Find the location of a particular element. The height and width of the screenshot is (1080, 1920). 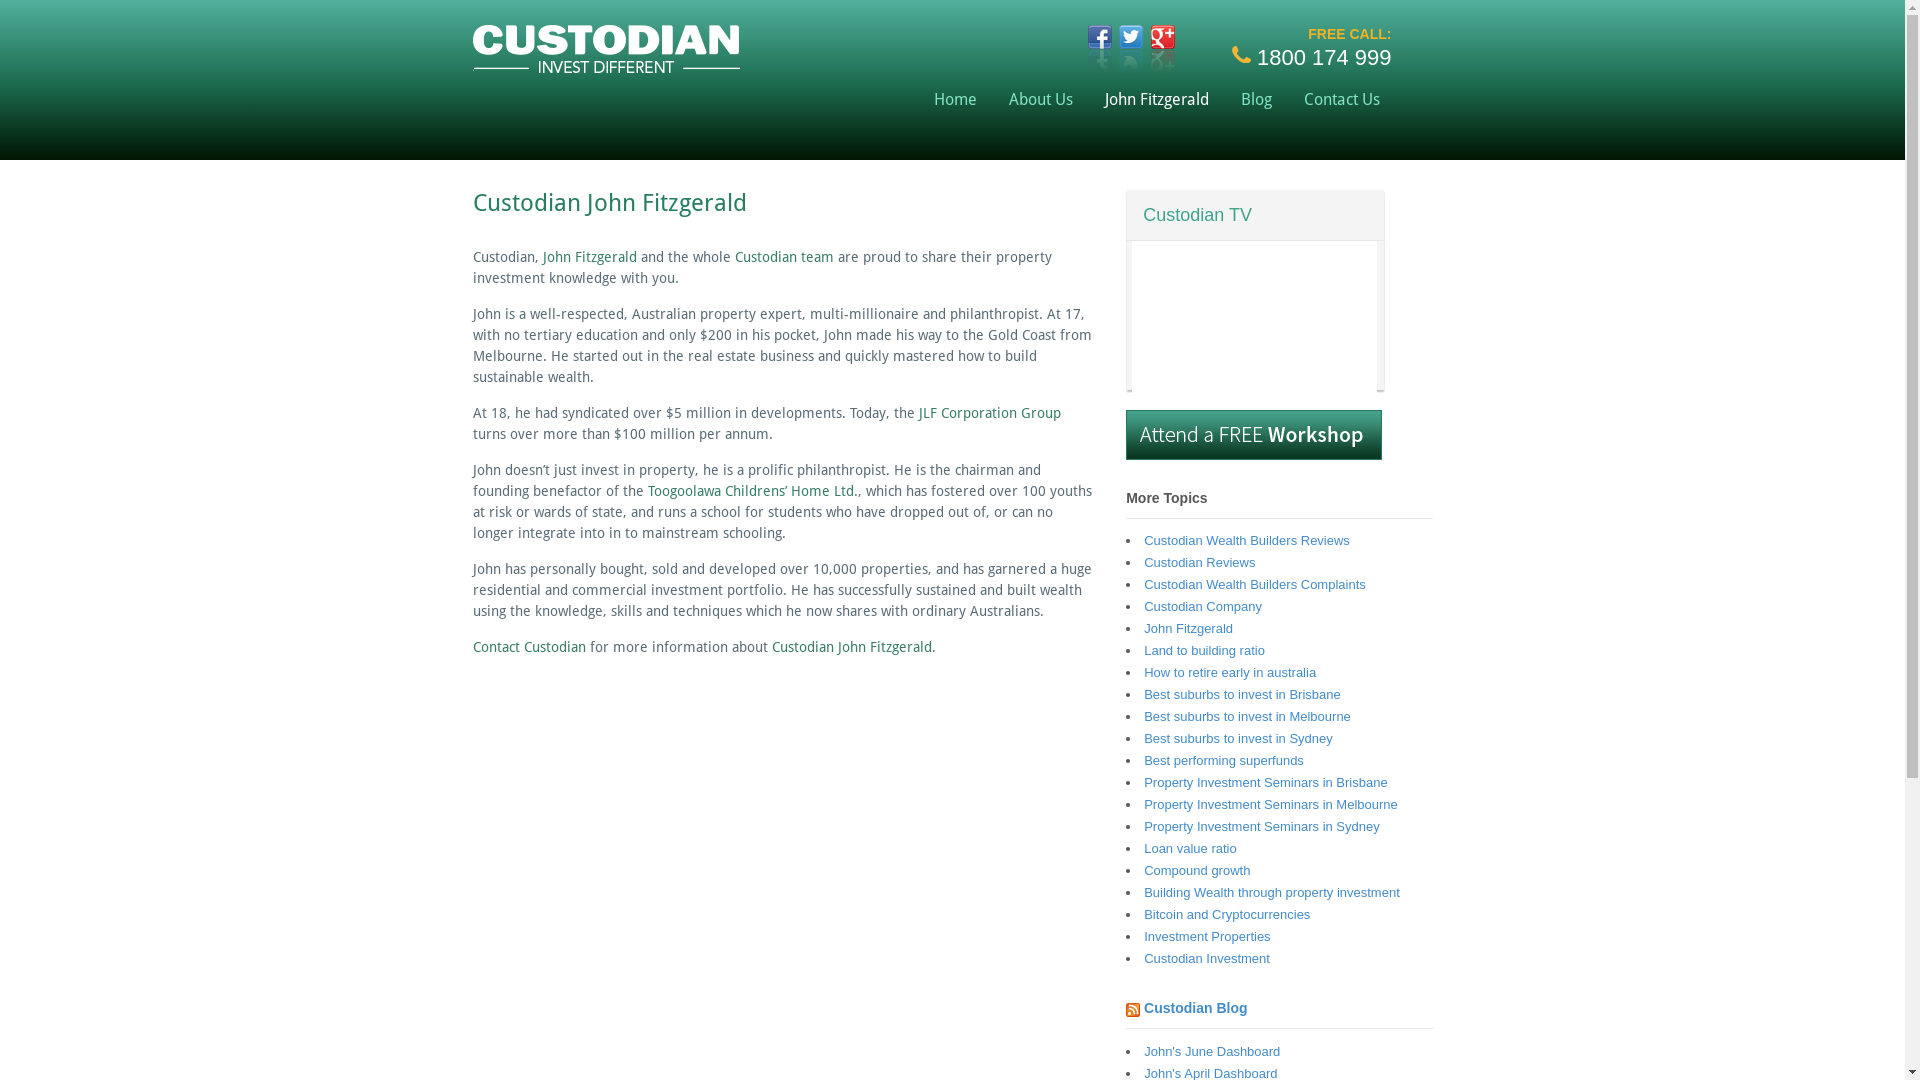

'Custodian Blog' is located at coordinates (1195, 1007).